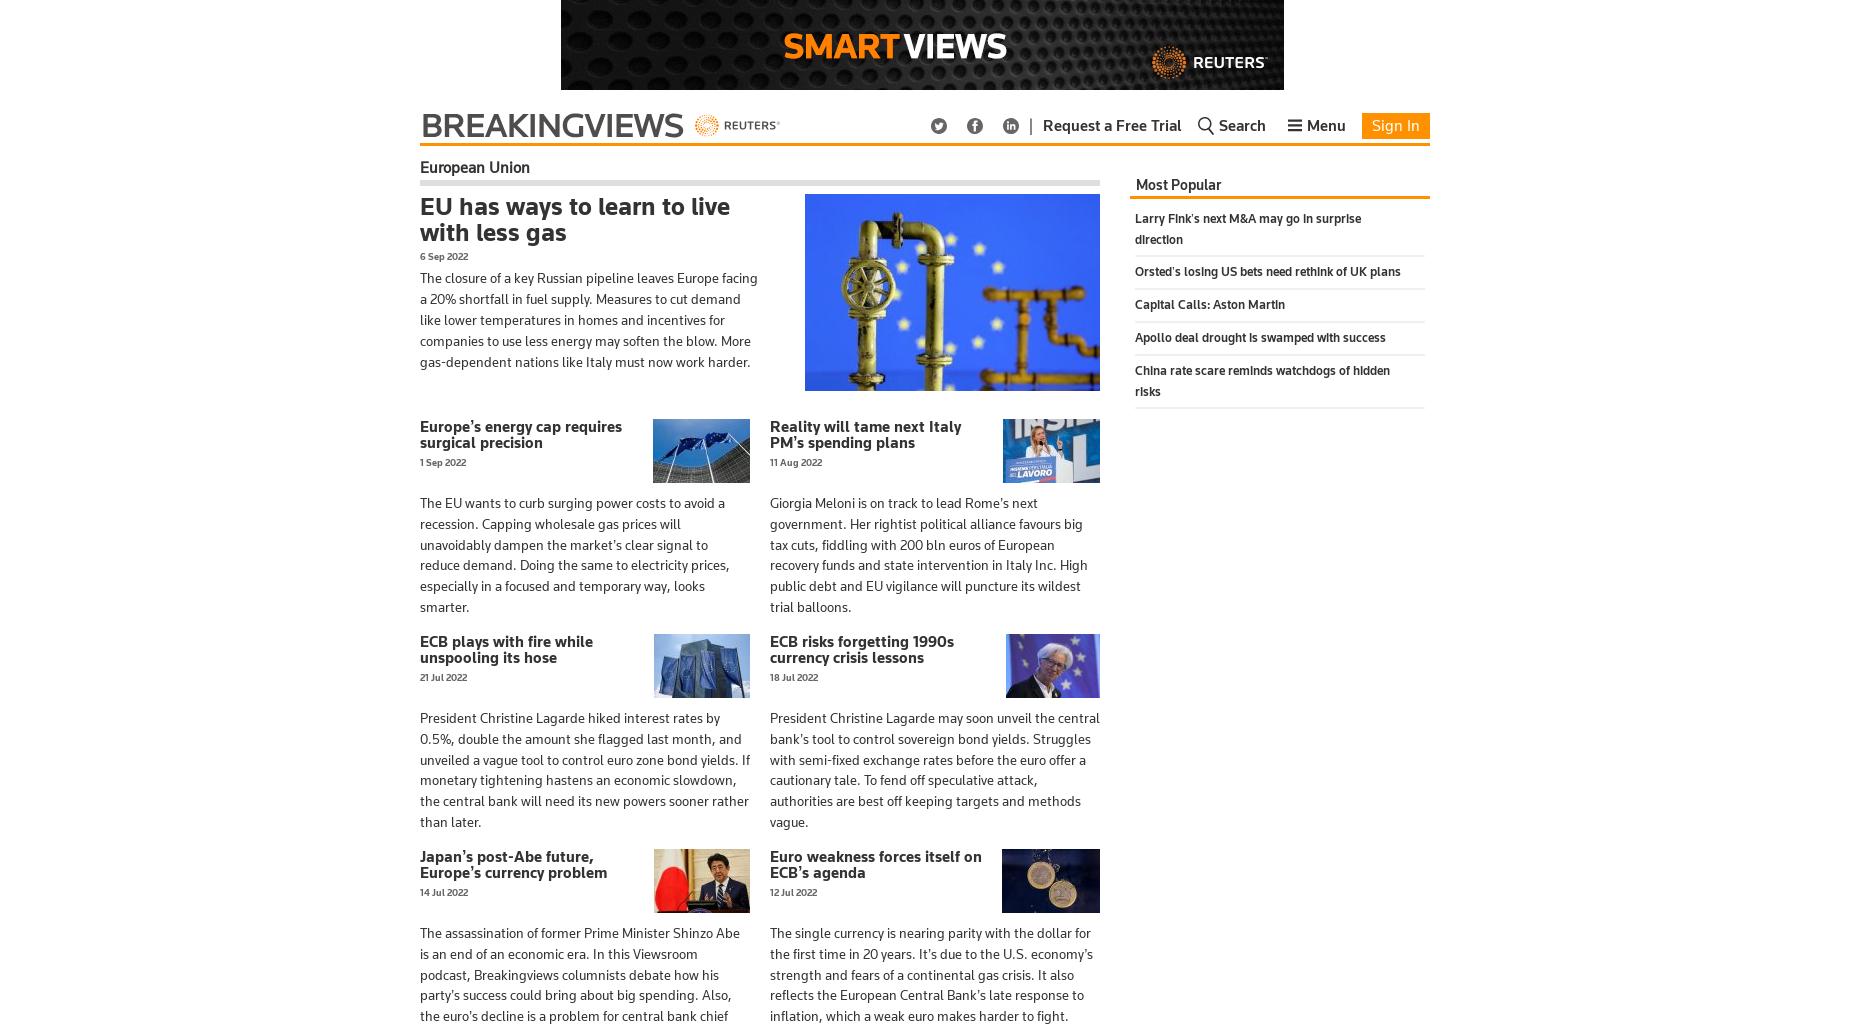 Image resolution: width=1850 pixels, height=1025 pixels. What do you see at coordinates (1029, 125) in the screenshot?
I see `'|'` at bounding box center [1029, 125].